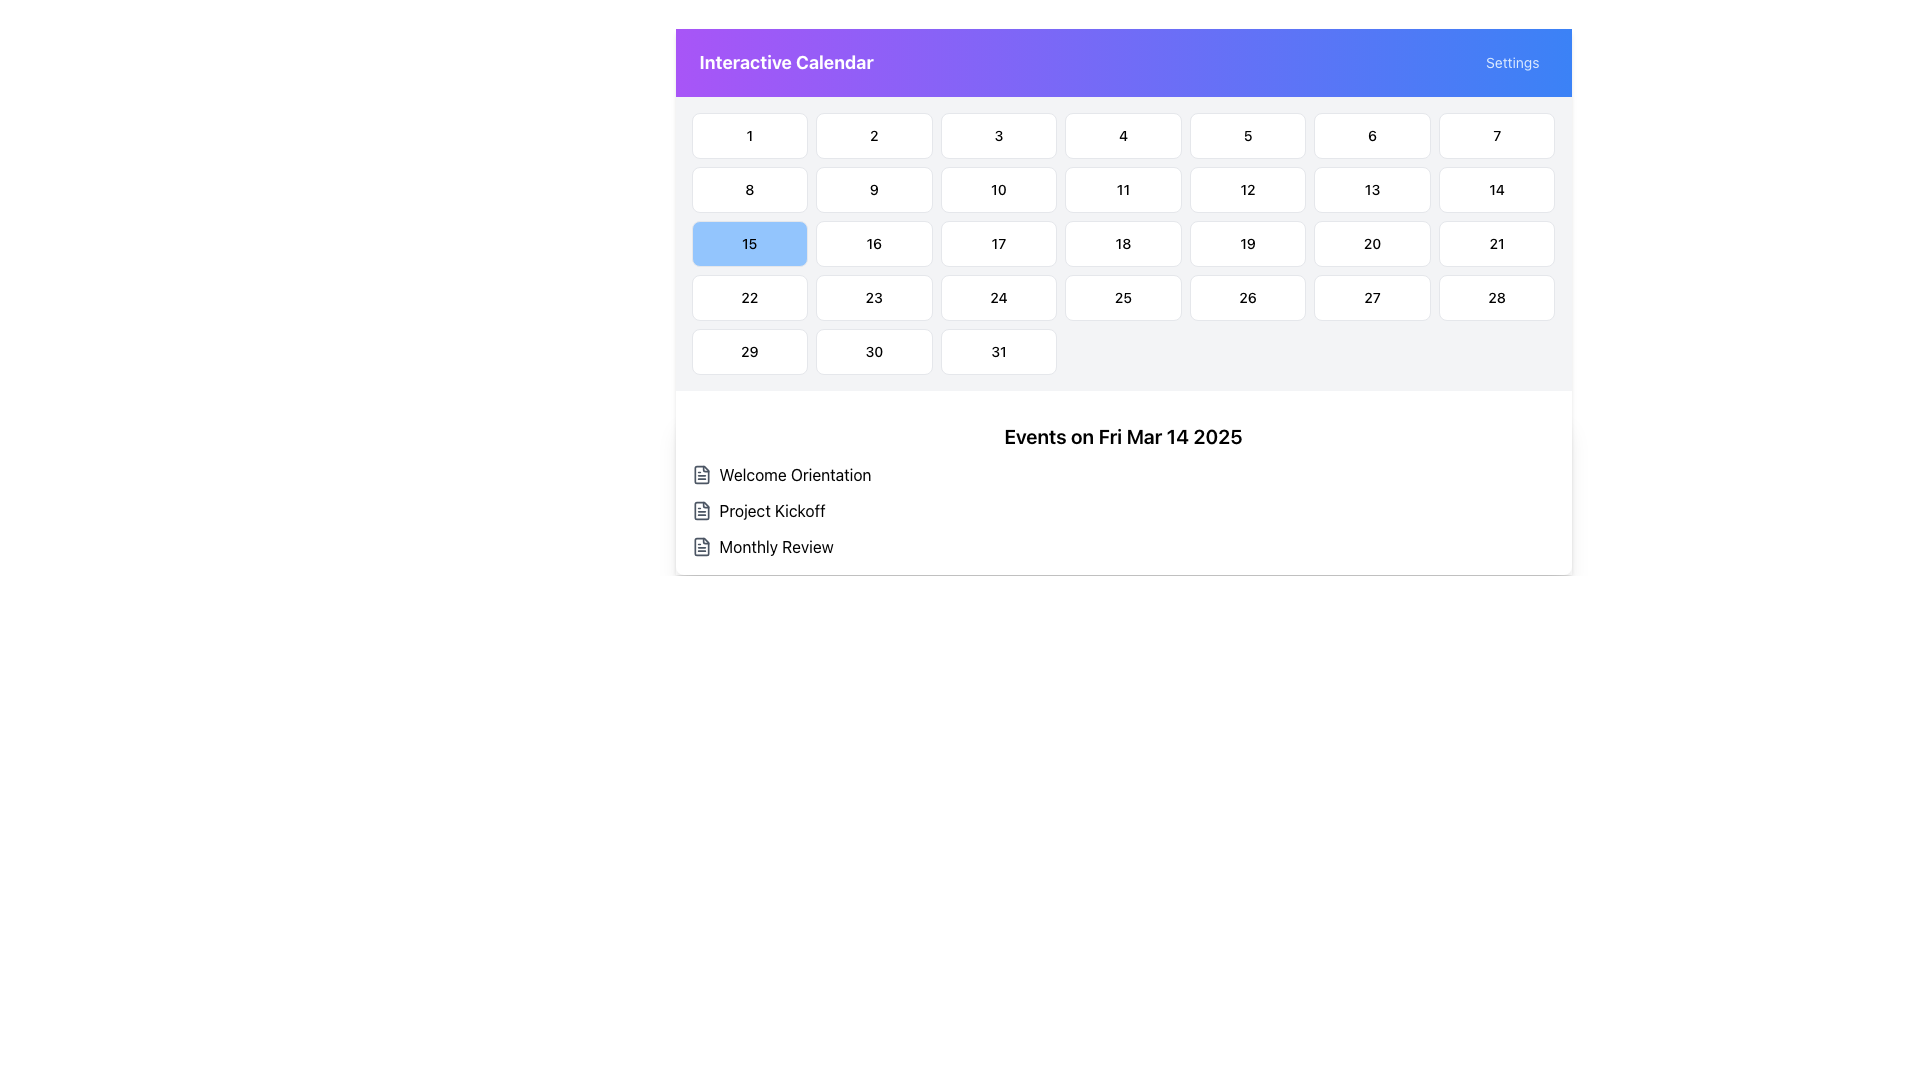 The width and height of the screenshot is (1920, 1080). I want to click on the text element displaying the number '26', so click(1247, 297).